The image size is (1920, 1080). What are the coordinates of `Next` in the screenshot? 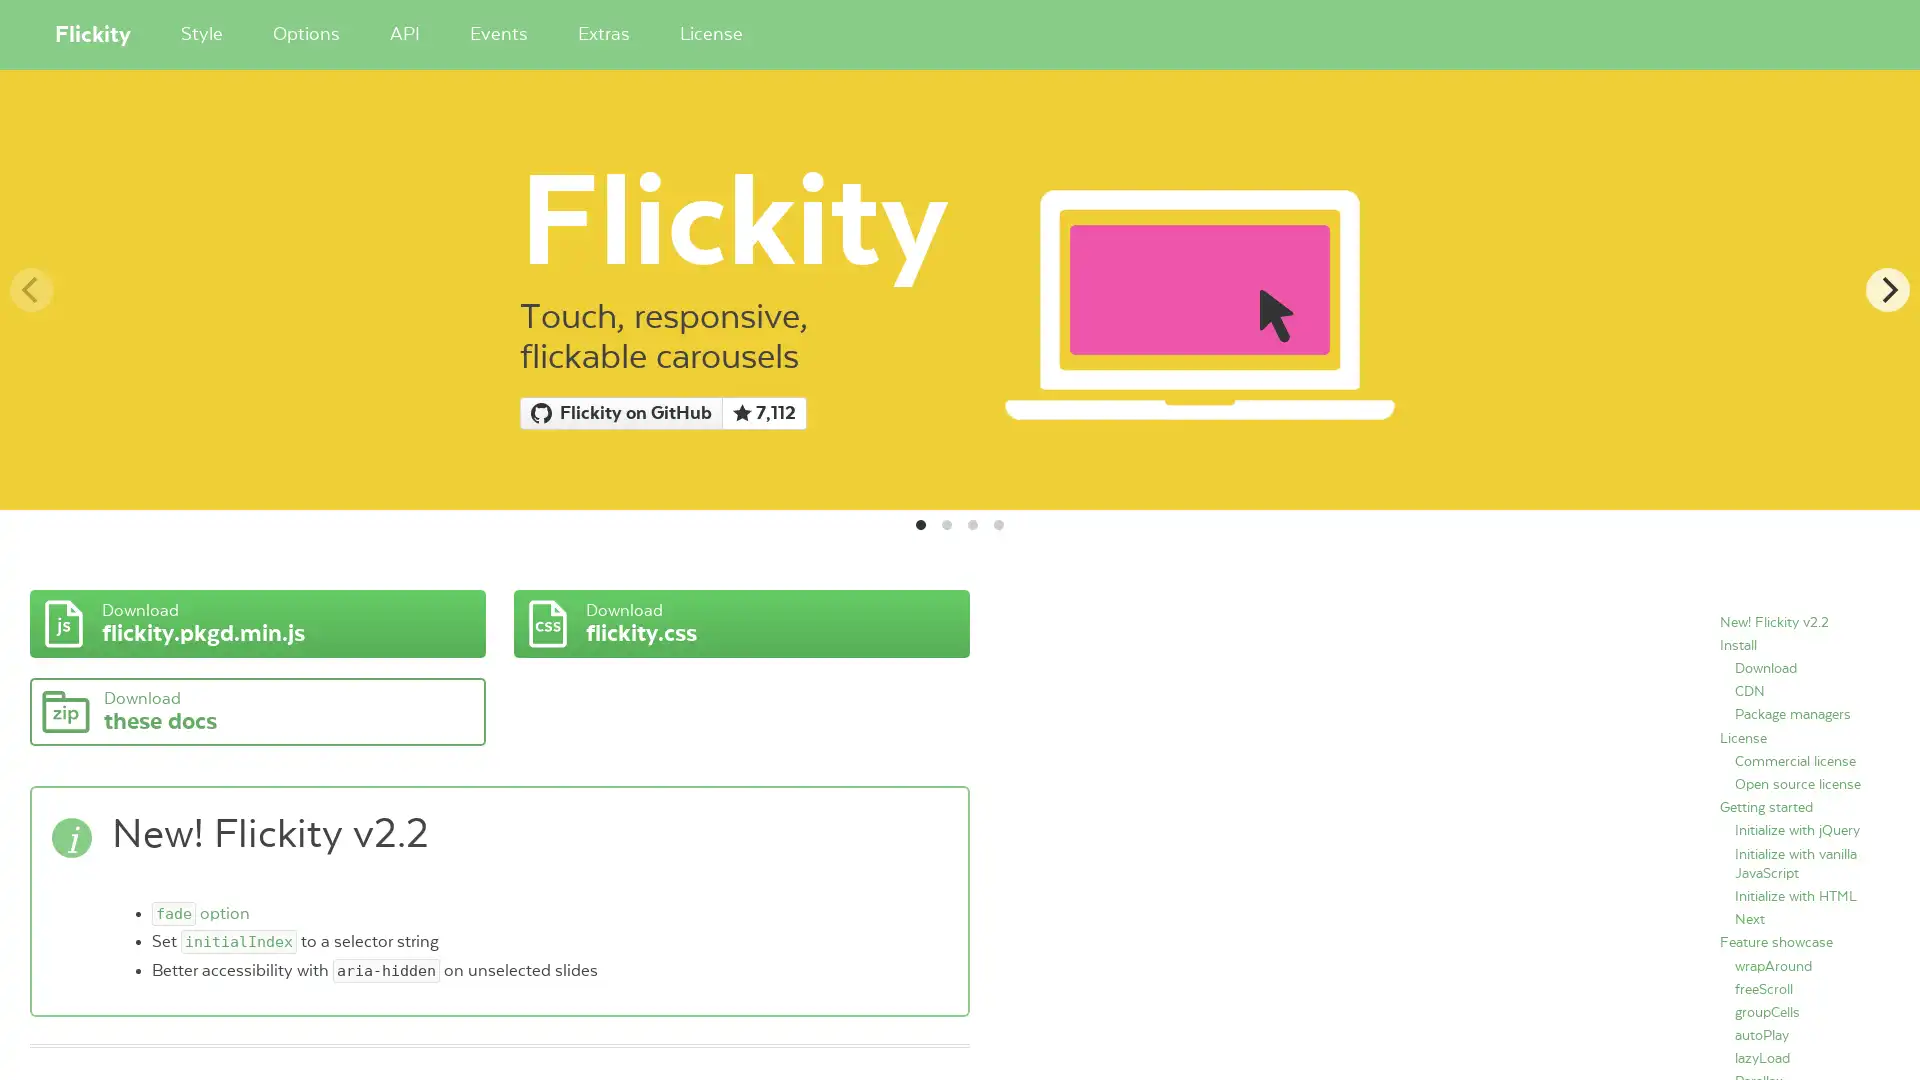 It's located at (1886, 289).